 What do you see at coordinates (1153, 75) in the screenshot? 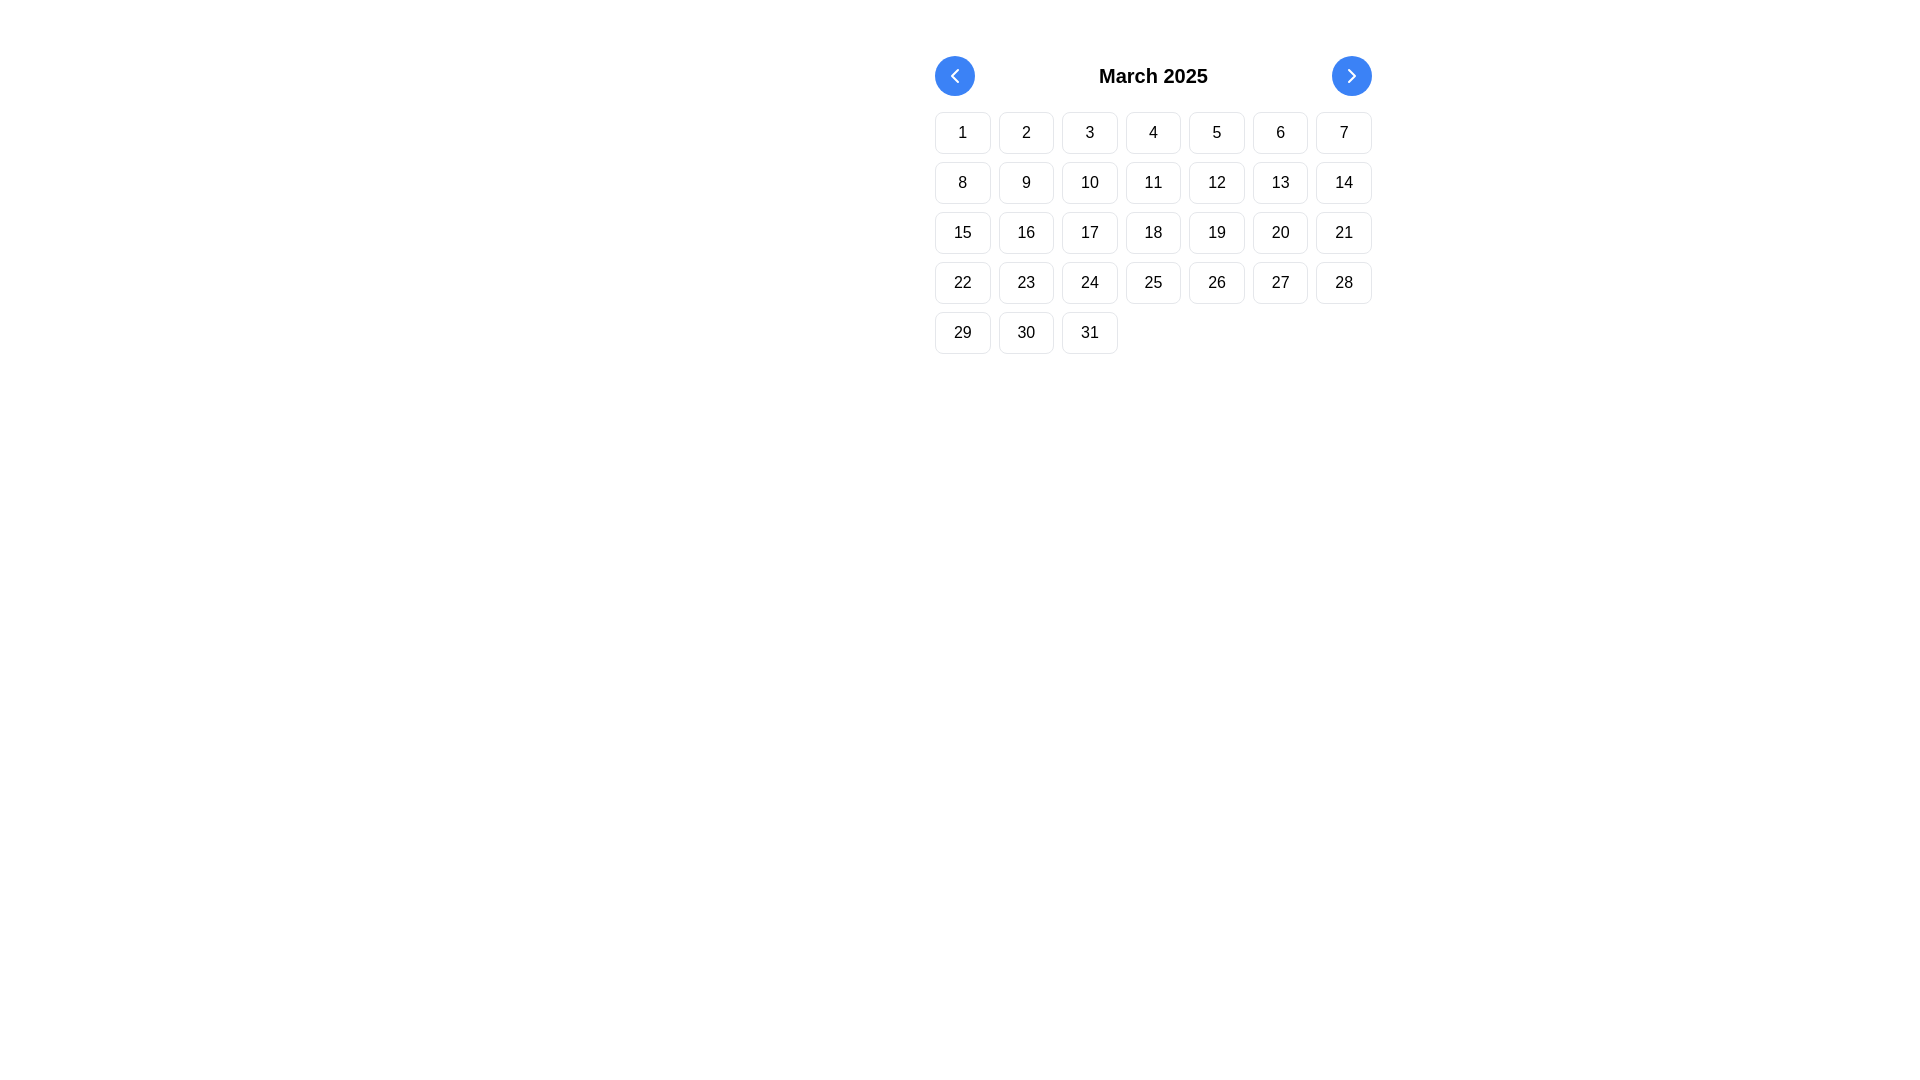
I see `the text label indicating the currently displayed month and year in the calendar view, which is horizontally centered at the top of the calendar interface` at bounding box center [1153, 75].